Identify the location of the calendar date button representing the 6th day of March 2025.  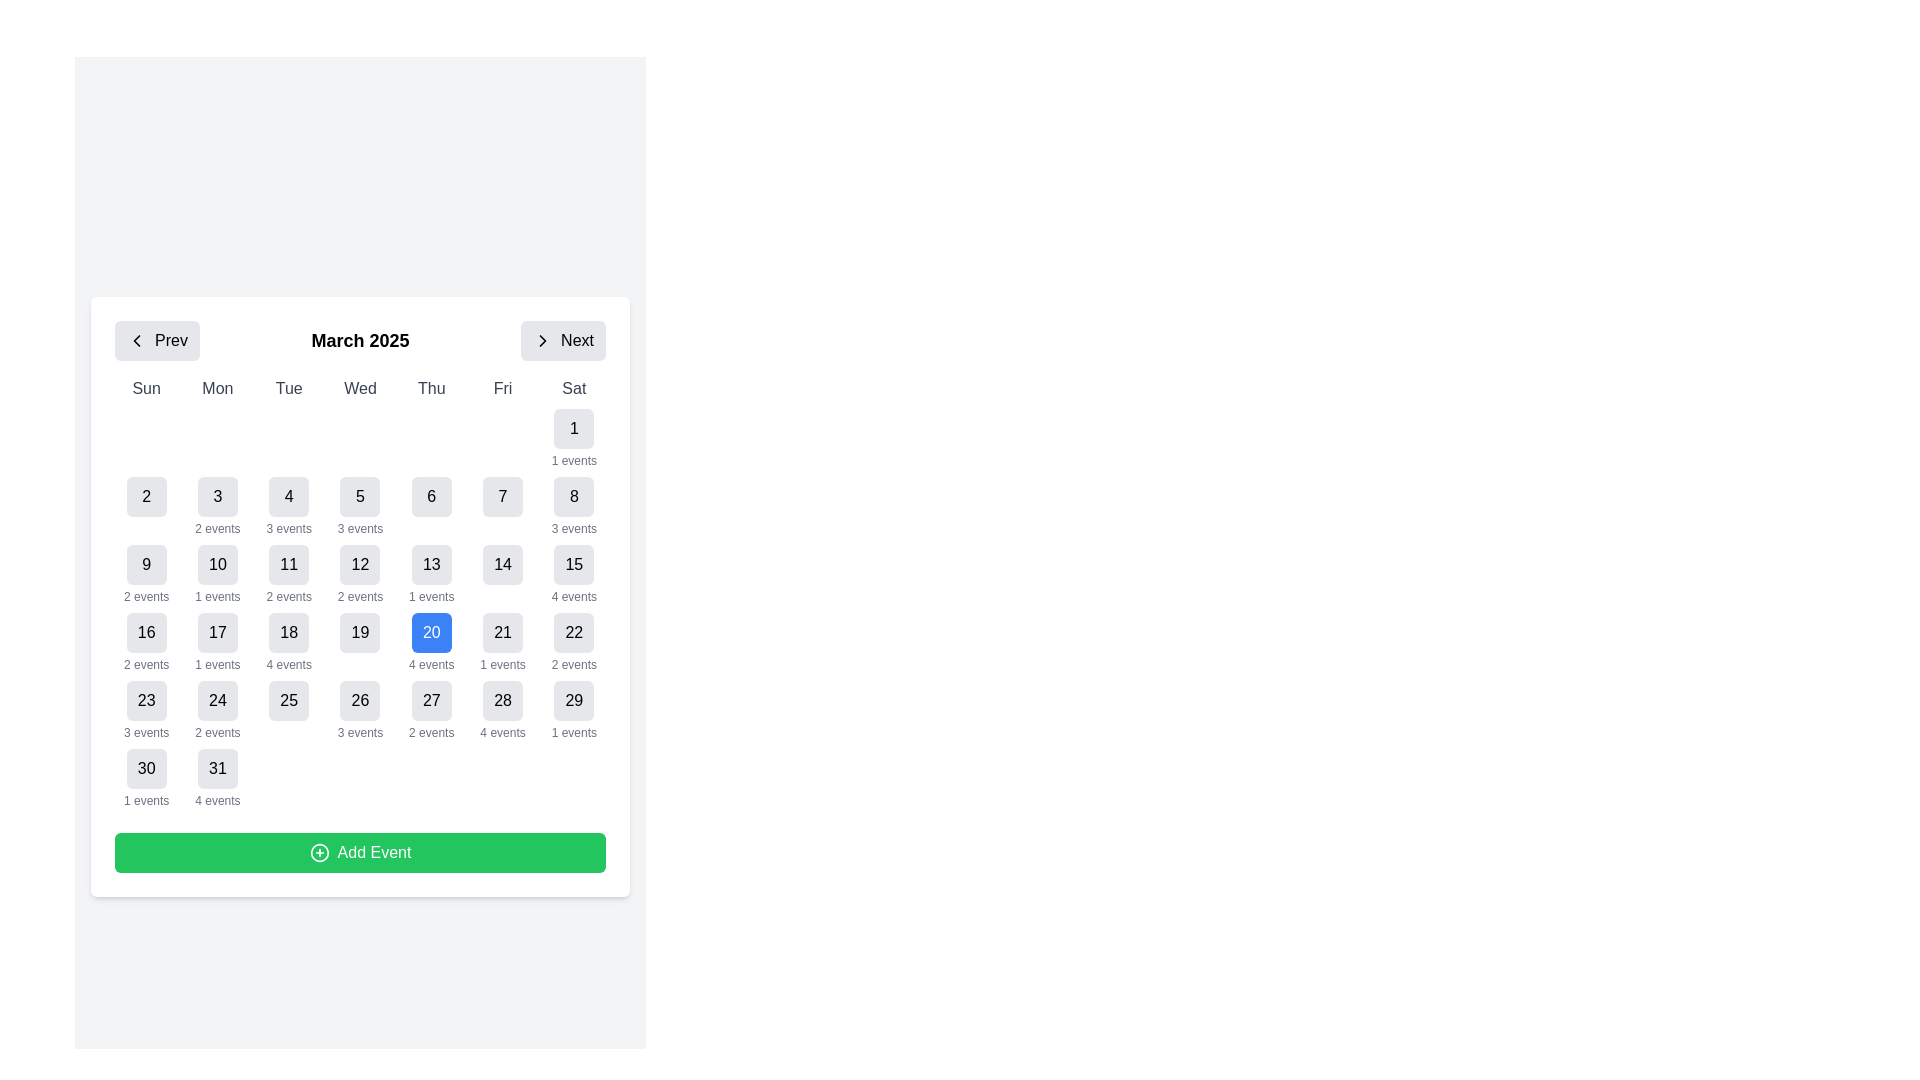
(430, 496).